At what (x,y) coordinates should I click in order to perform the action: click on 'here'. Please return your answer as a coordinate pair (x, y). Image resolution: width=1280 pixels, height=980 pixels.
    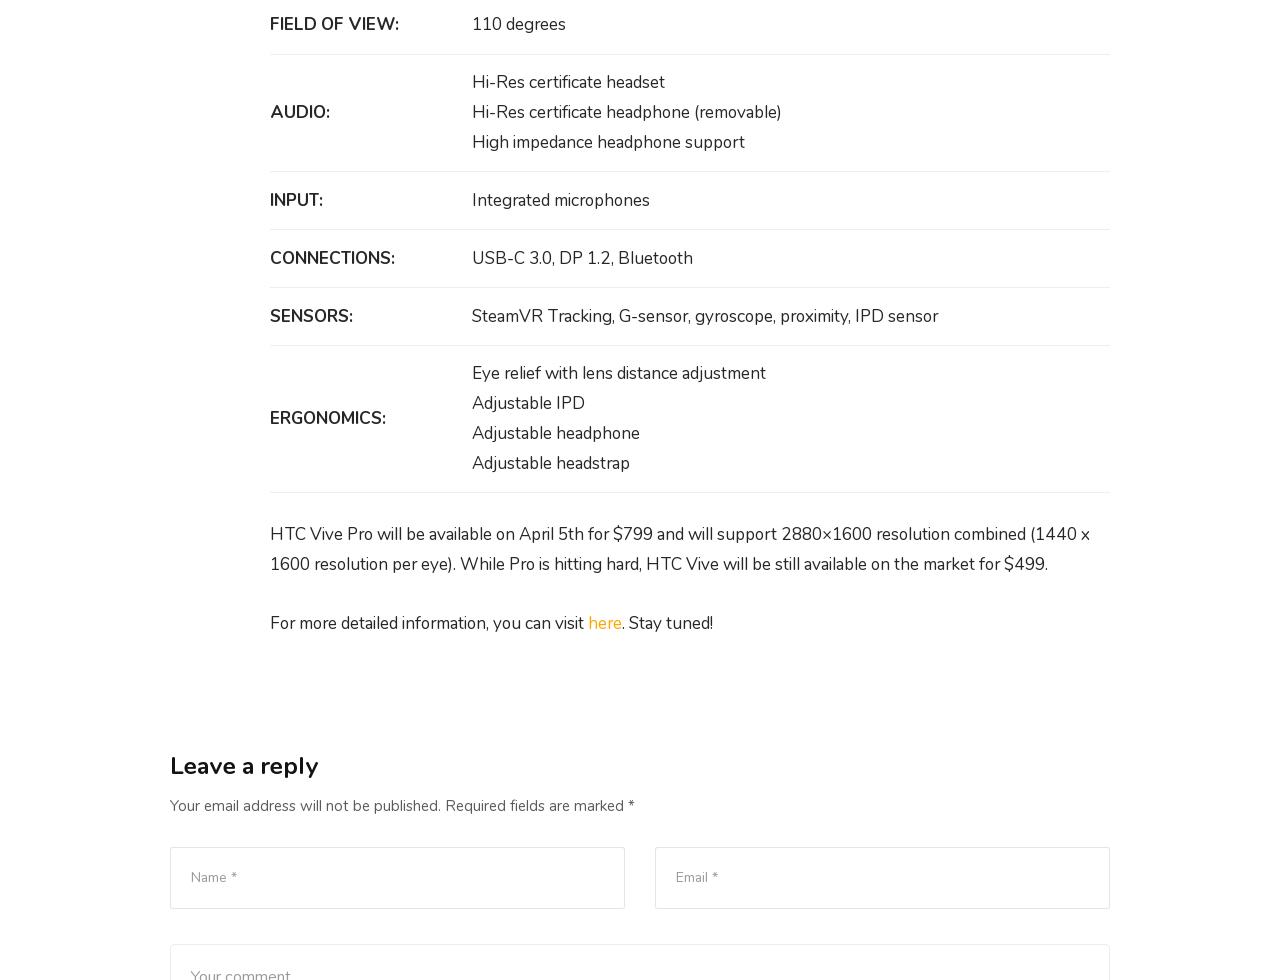
    Looking at the image, I should click on (604, 622).